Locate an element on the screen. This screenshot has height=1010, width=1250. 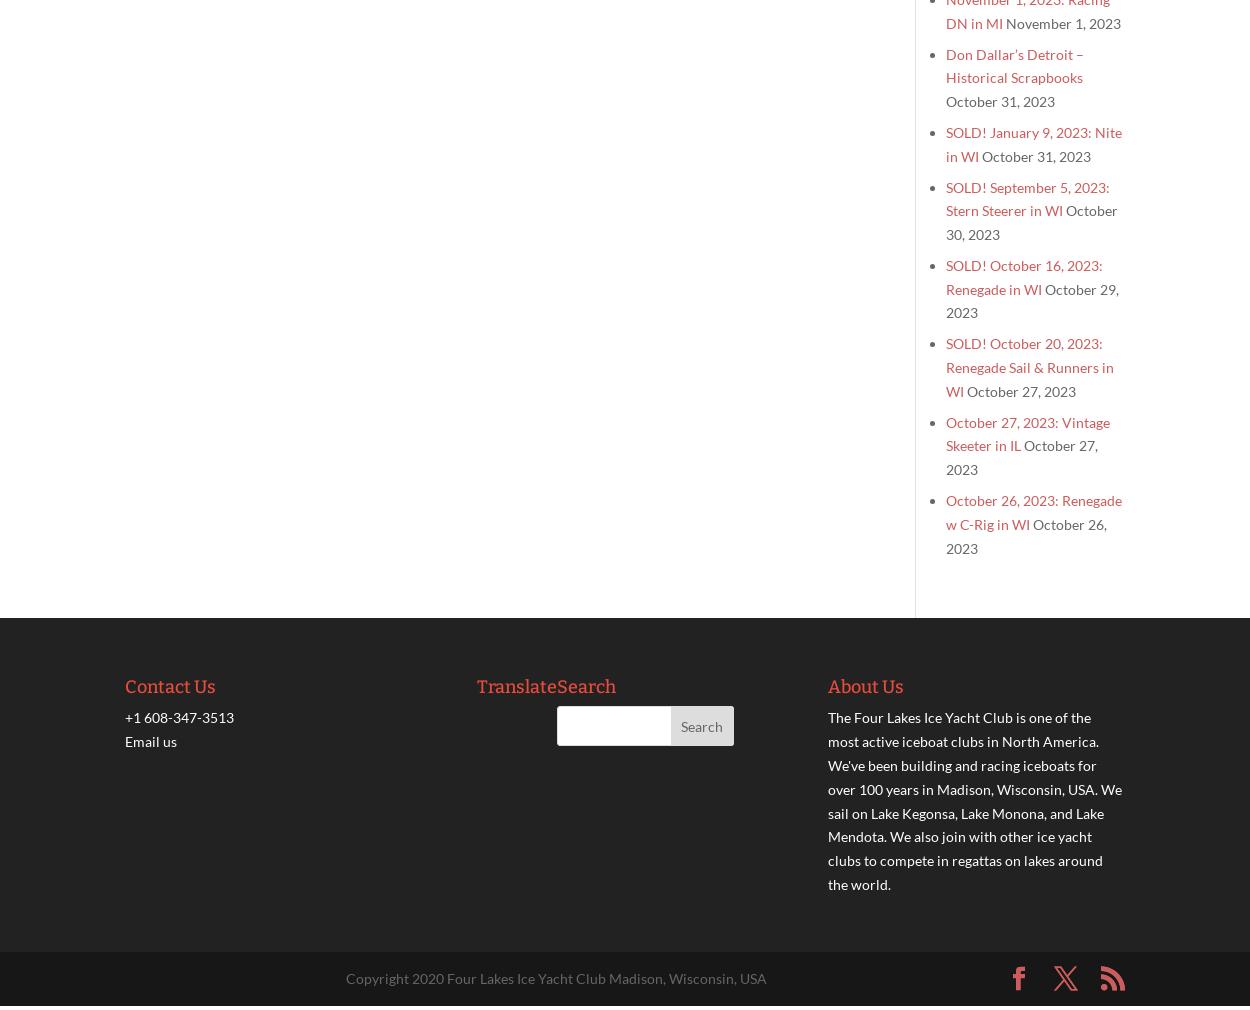
'Translate' is located at coordinates (475, 686).